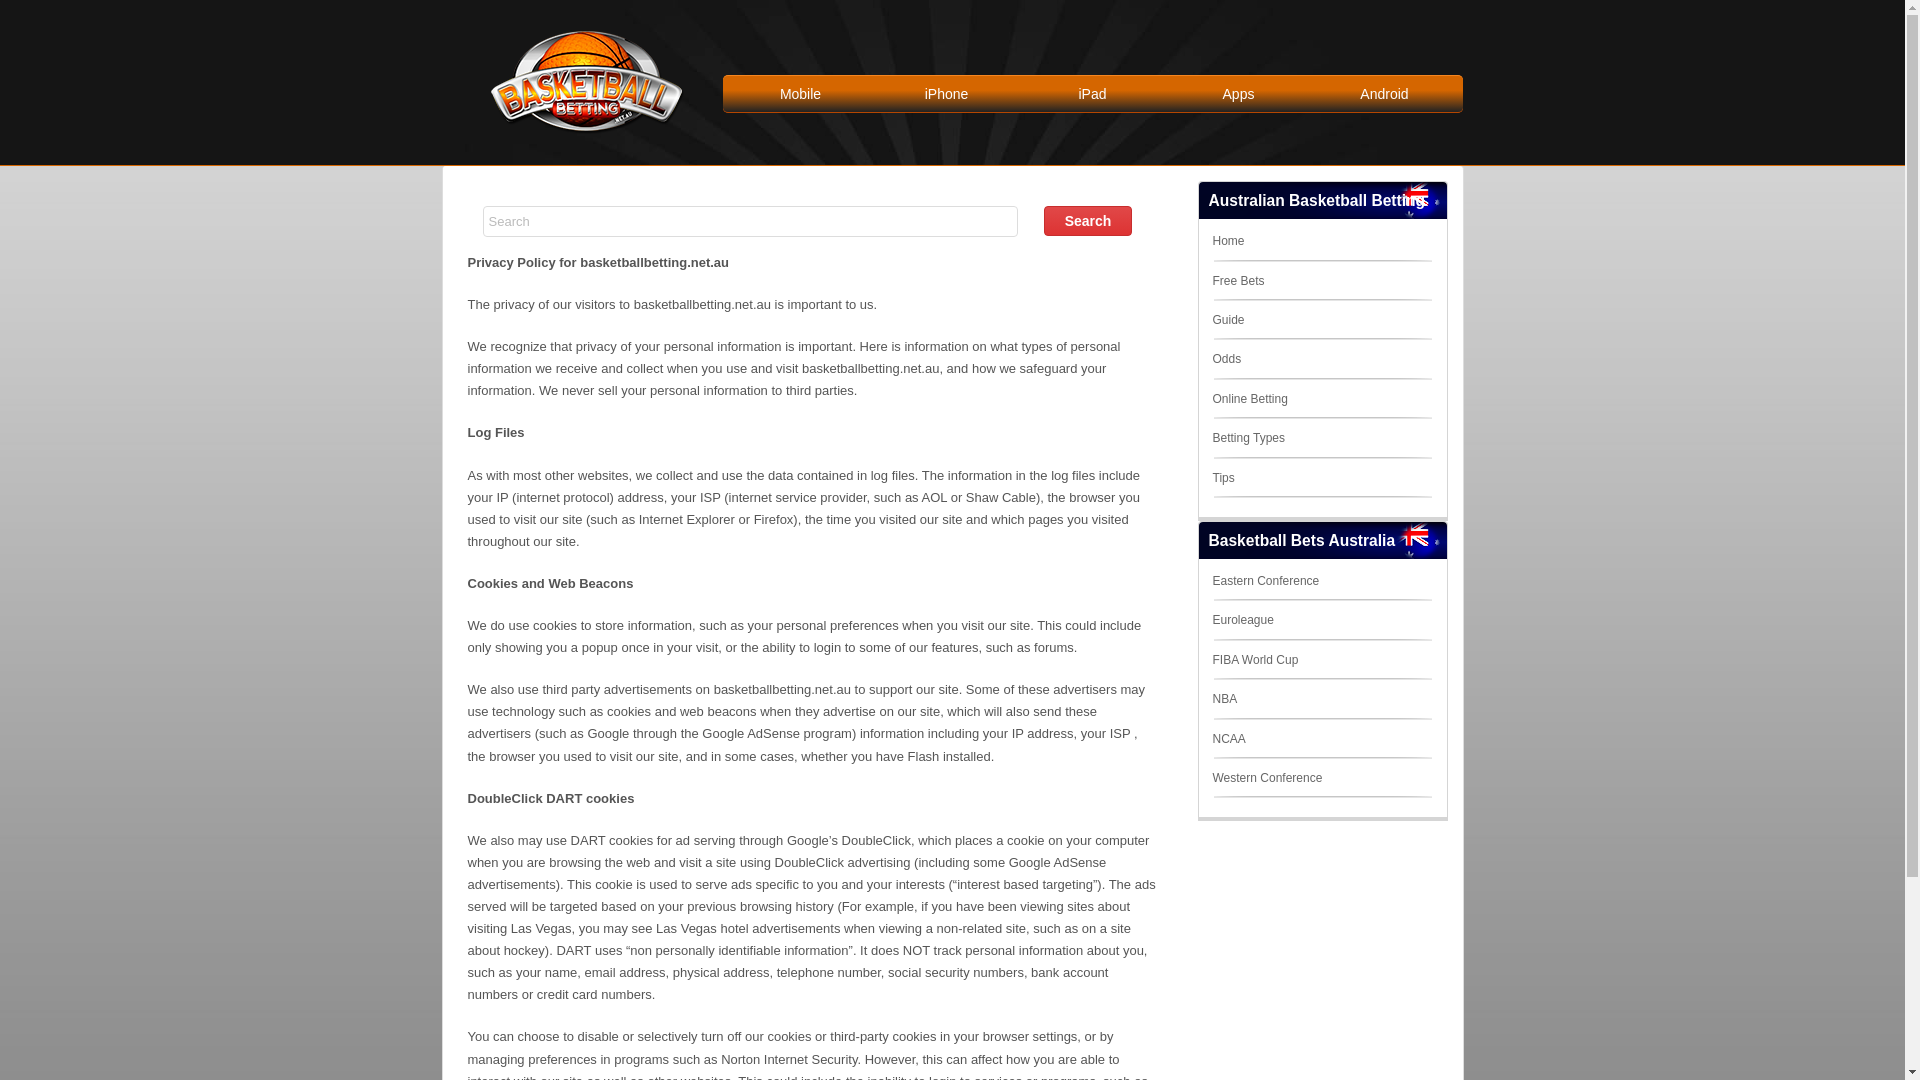 This screenshot has height=1080, width=1920. Describe the element at coordinates (1210, 659) in the screenshot. I see `'FIBA World Cup'` at that location.